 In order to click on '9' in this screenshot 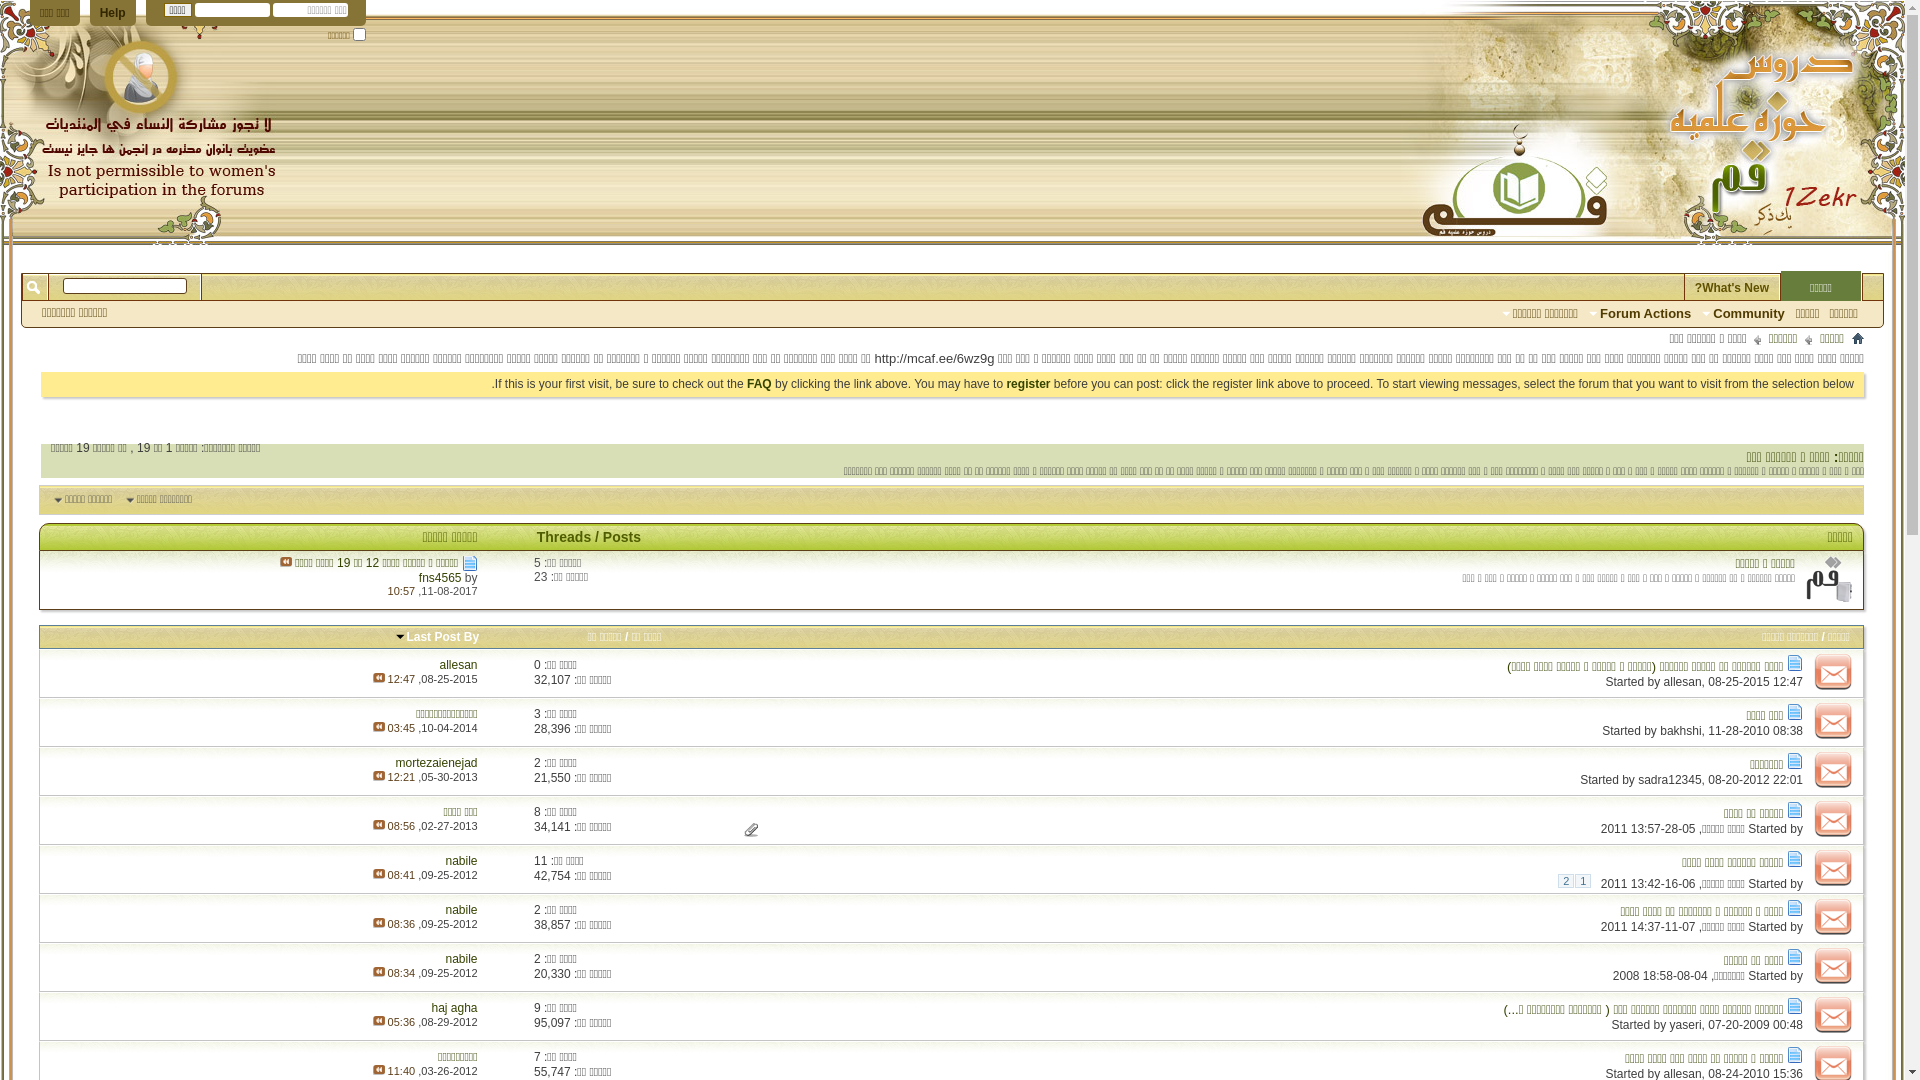, I will do `click(533, 1007)`.